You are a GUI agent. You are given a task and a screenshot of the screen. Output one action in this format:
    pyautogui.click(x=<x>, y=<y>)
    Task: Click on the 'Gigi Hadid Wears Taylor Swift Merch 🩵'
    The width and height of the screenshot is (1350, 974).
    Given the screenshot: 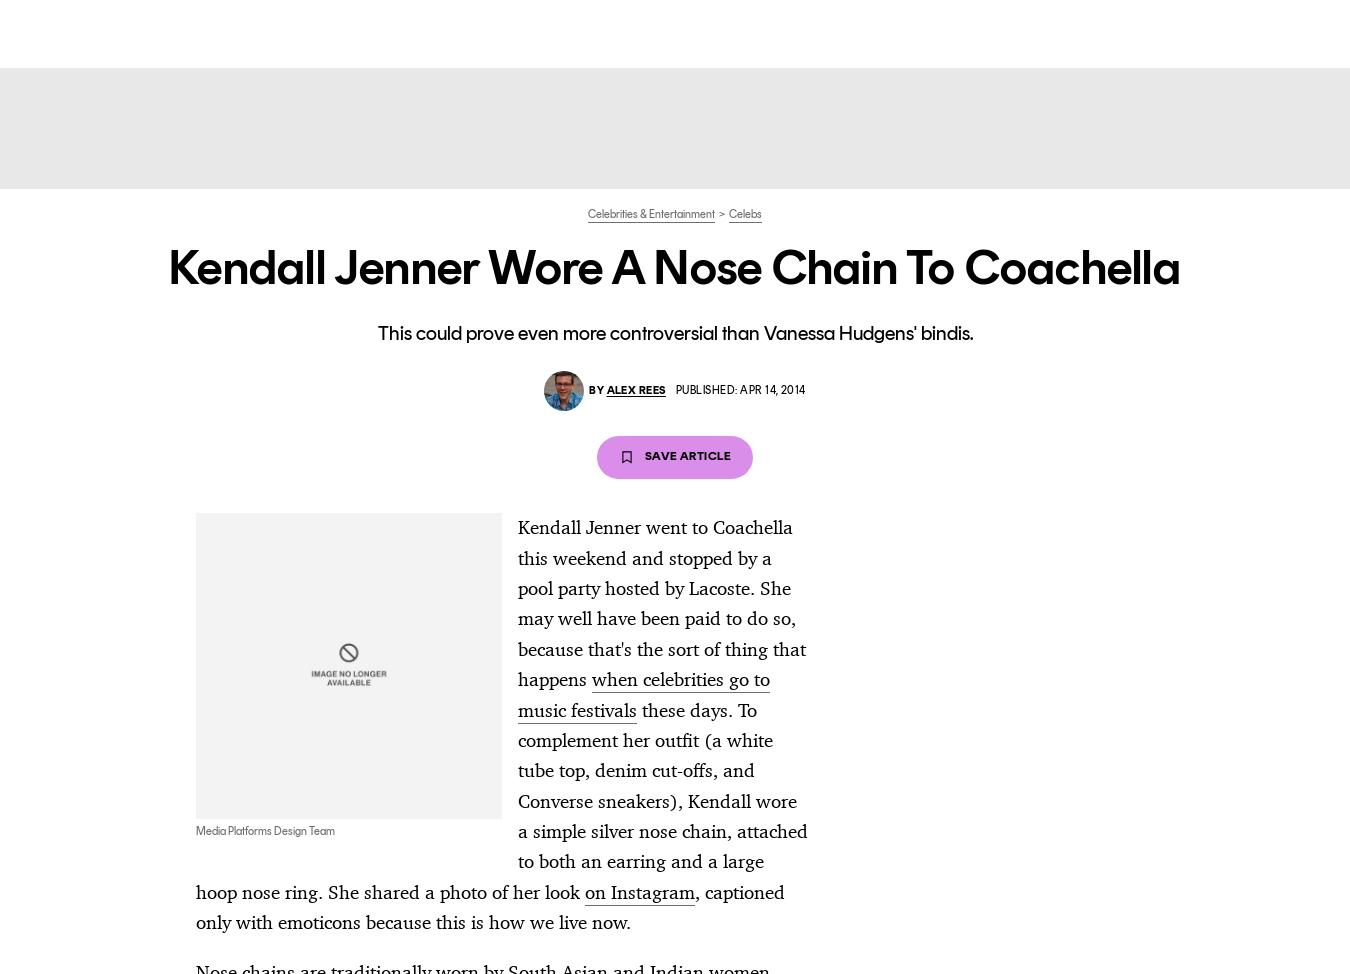 What is the action you would take?
    pyautogui.click(x=1113, y=720)
    